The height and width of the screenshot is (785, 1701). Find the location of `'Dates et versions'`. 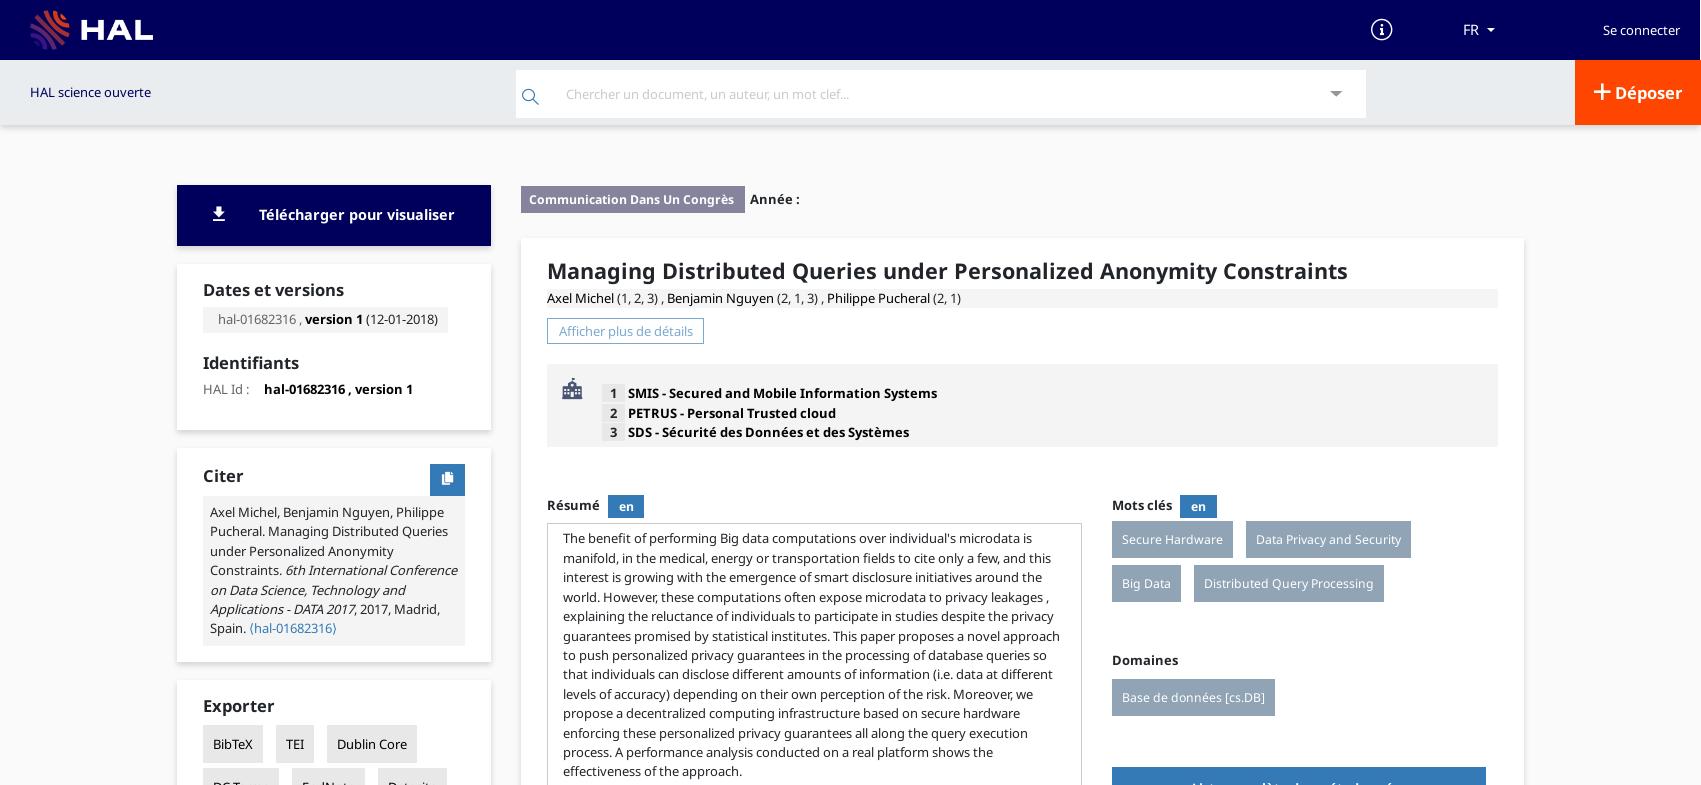

'Dates et versions' is located at coordinates (201, 287).